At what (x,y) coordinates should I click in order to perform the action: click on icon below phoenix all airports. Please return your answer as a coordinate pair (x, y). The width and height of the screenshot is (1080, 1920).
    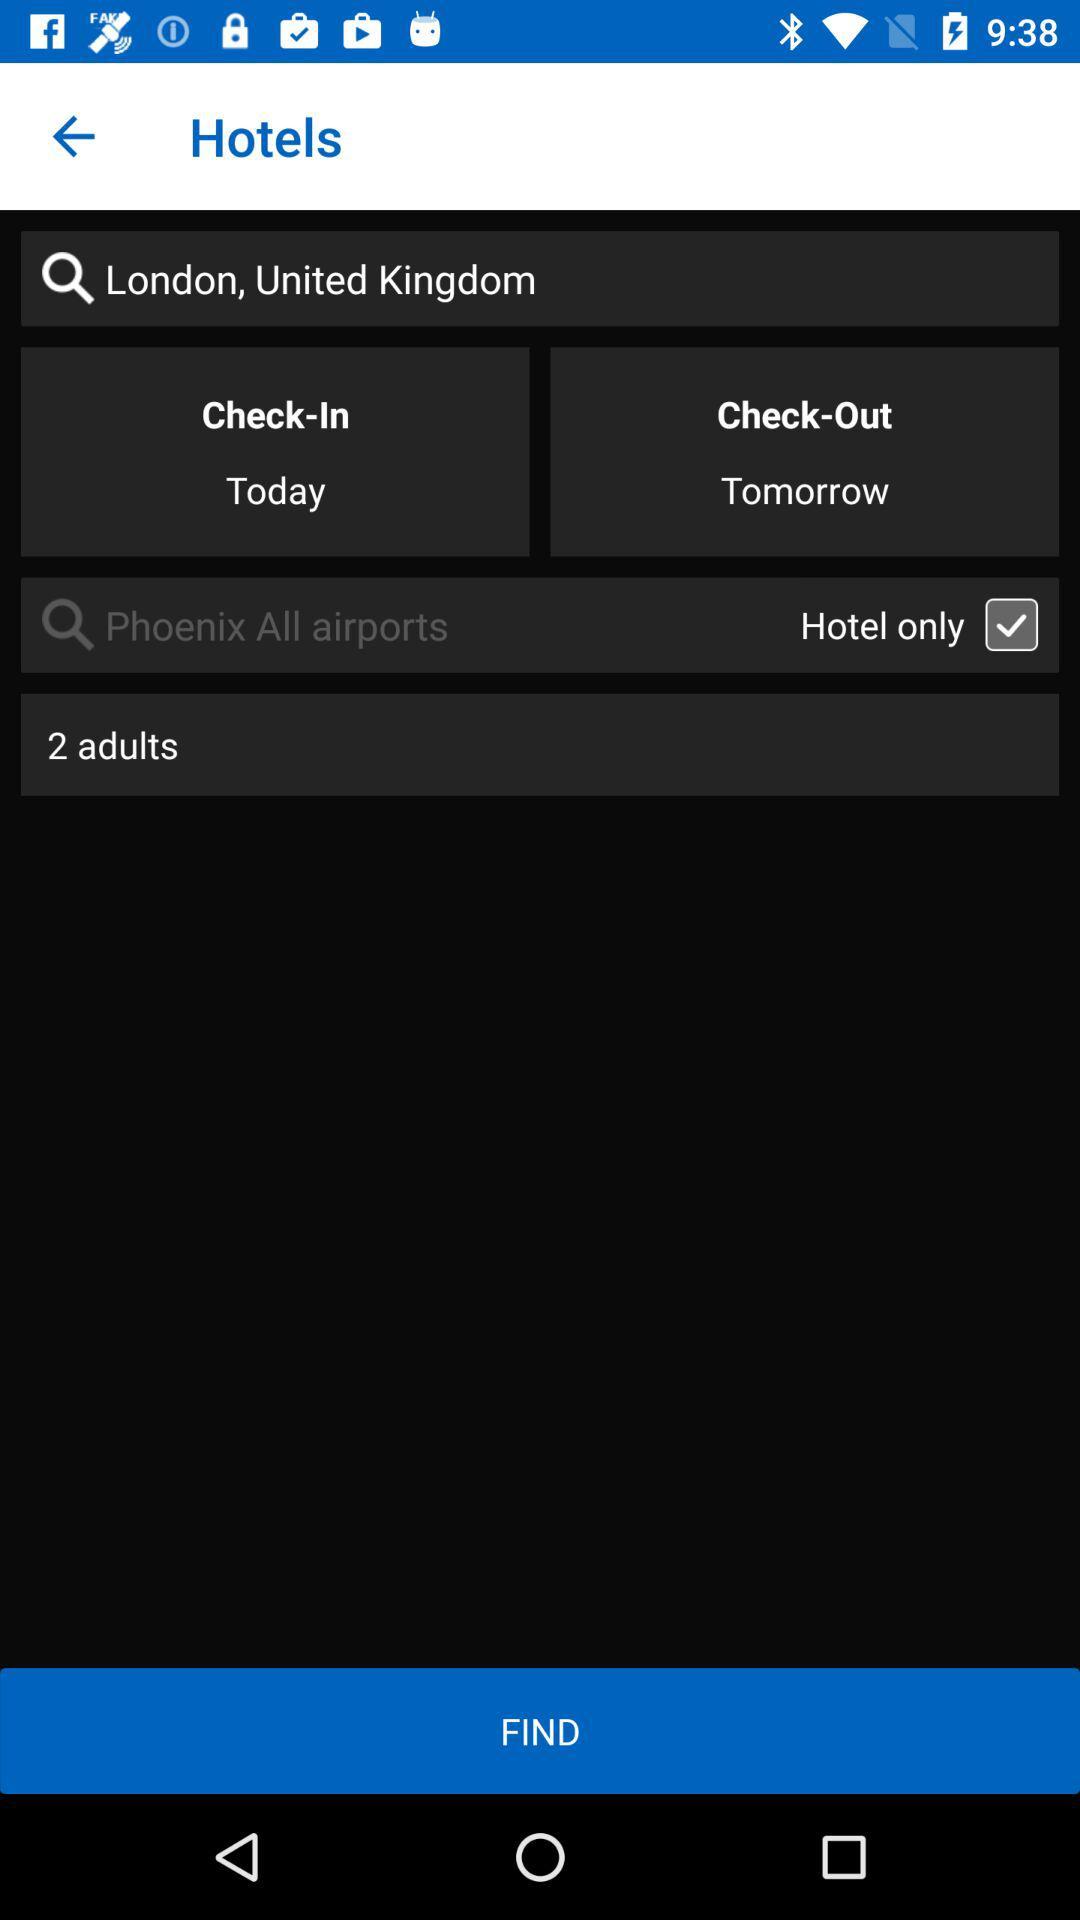
    Looking at the image, I should click on (540, 743).